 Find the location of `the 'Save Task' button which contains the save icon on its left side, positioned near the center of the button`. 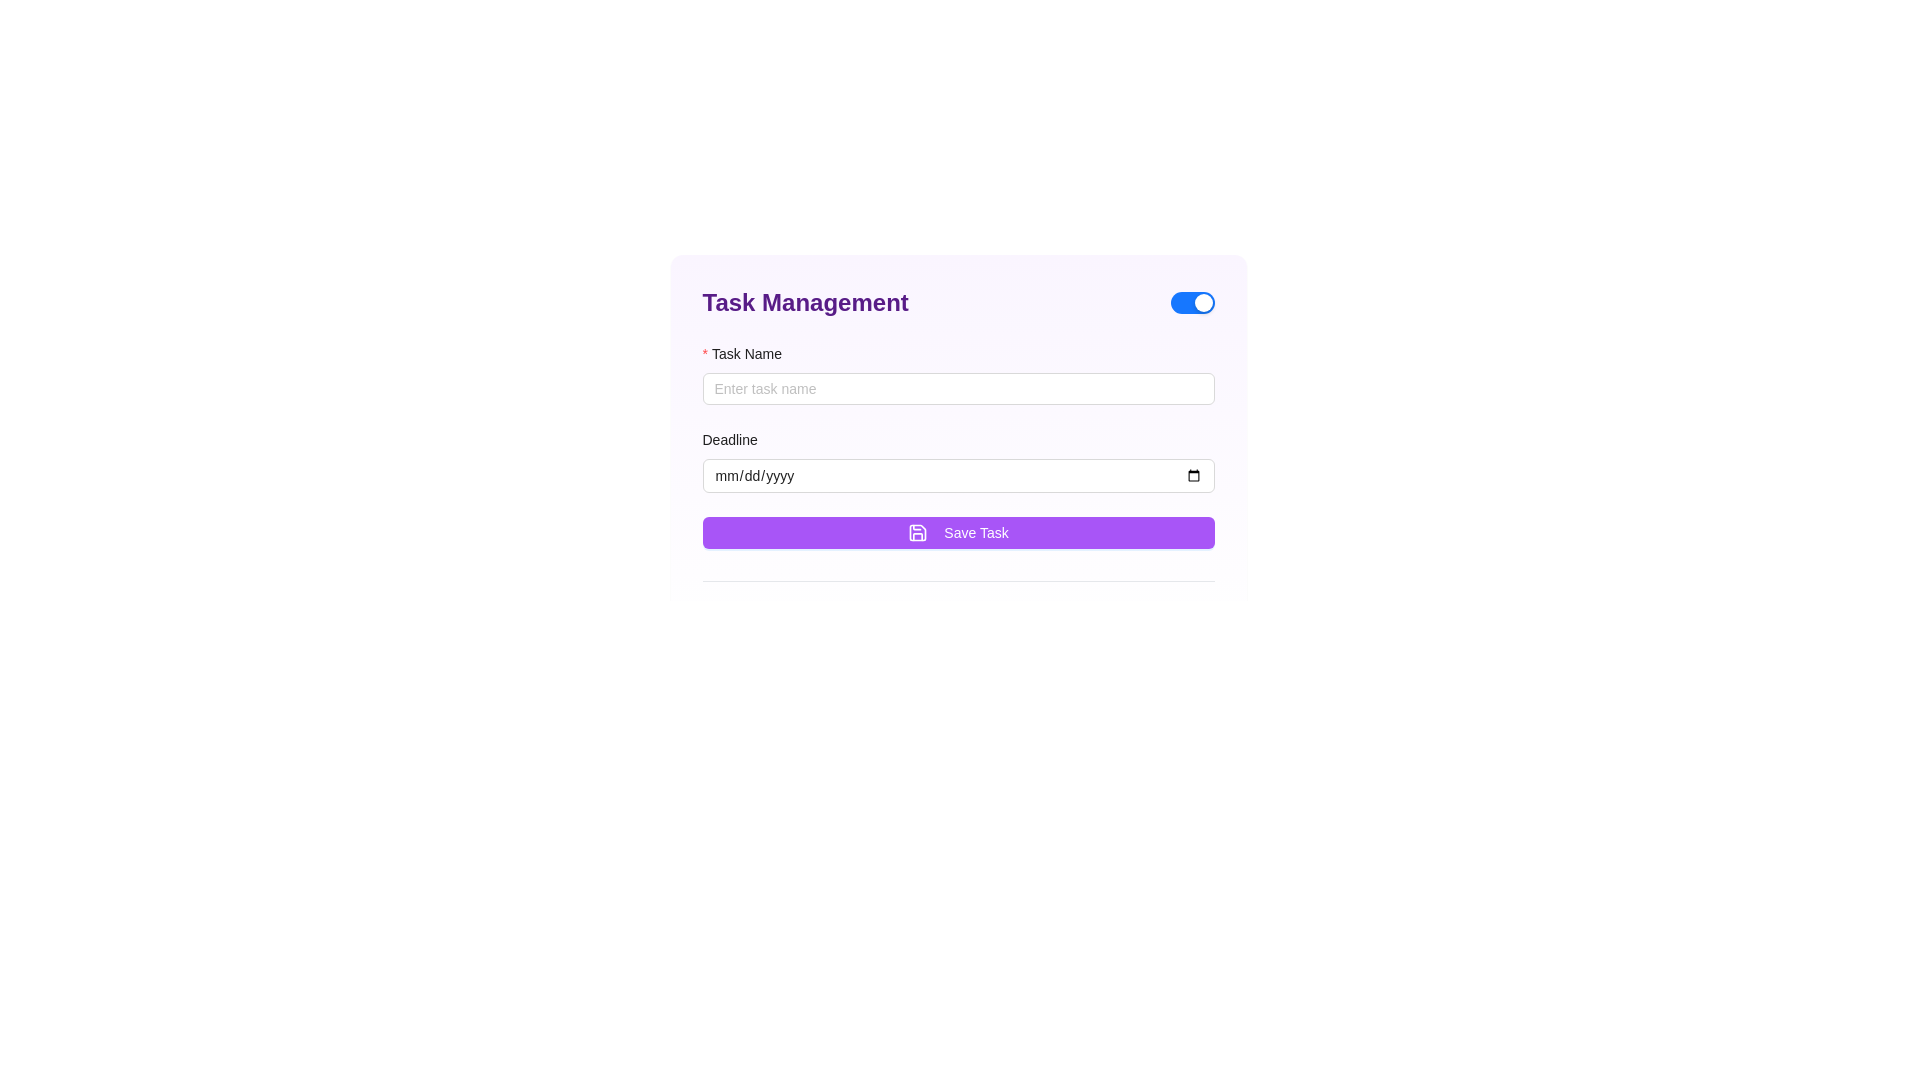

the 'Save Task' button which contains the save icon on its left side, positioned near the center of the button is located at coordinates (916, 531).